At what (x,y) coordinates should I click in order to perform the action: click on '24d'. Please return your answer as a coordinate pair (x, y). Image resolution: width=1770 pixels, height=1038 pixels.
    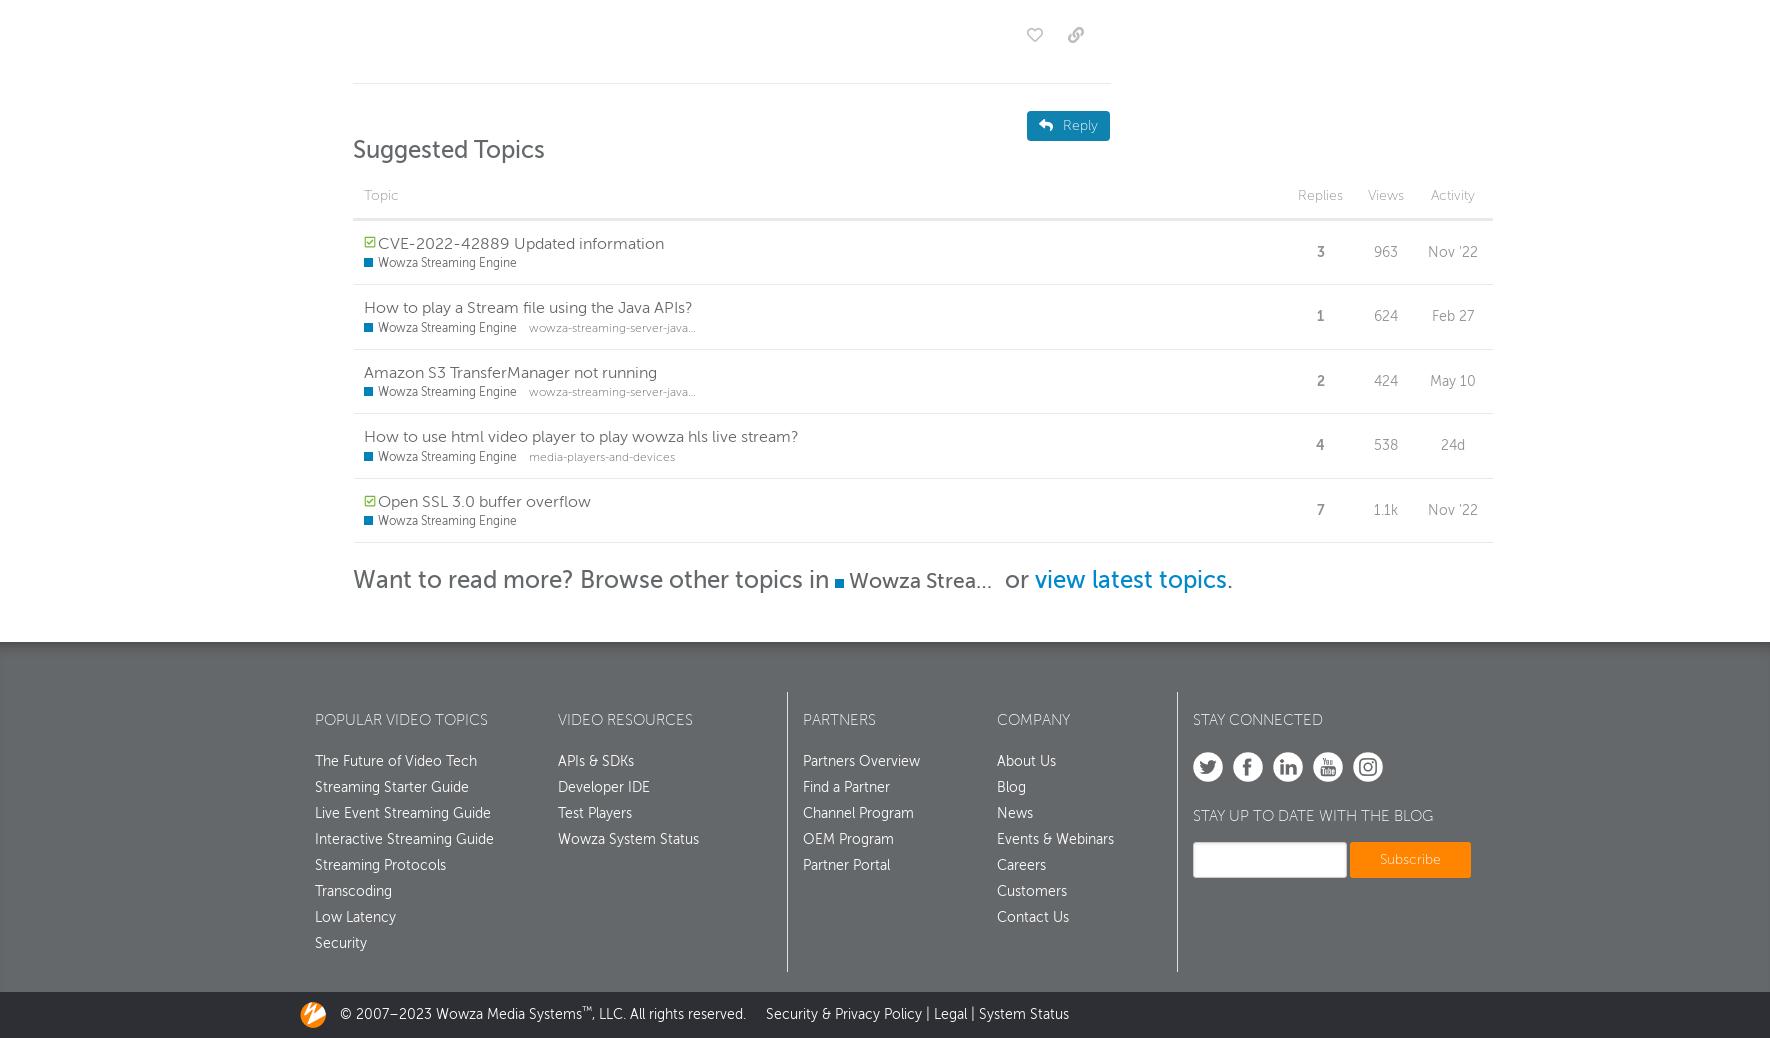
    Looking at the image, I should click on (1452, 450).